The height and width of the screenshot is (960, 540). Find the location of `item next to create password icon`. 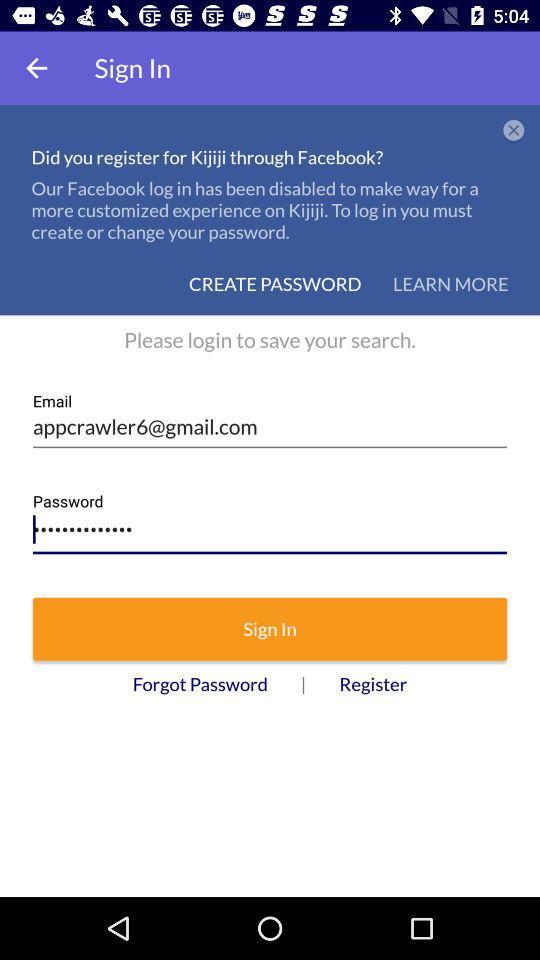

item next to create password icon is located at coordinates (450, 283).